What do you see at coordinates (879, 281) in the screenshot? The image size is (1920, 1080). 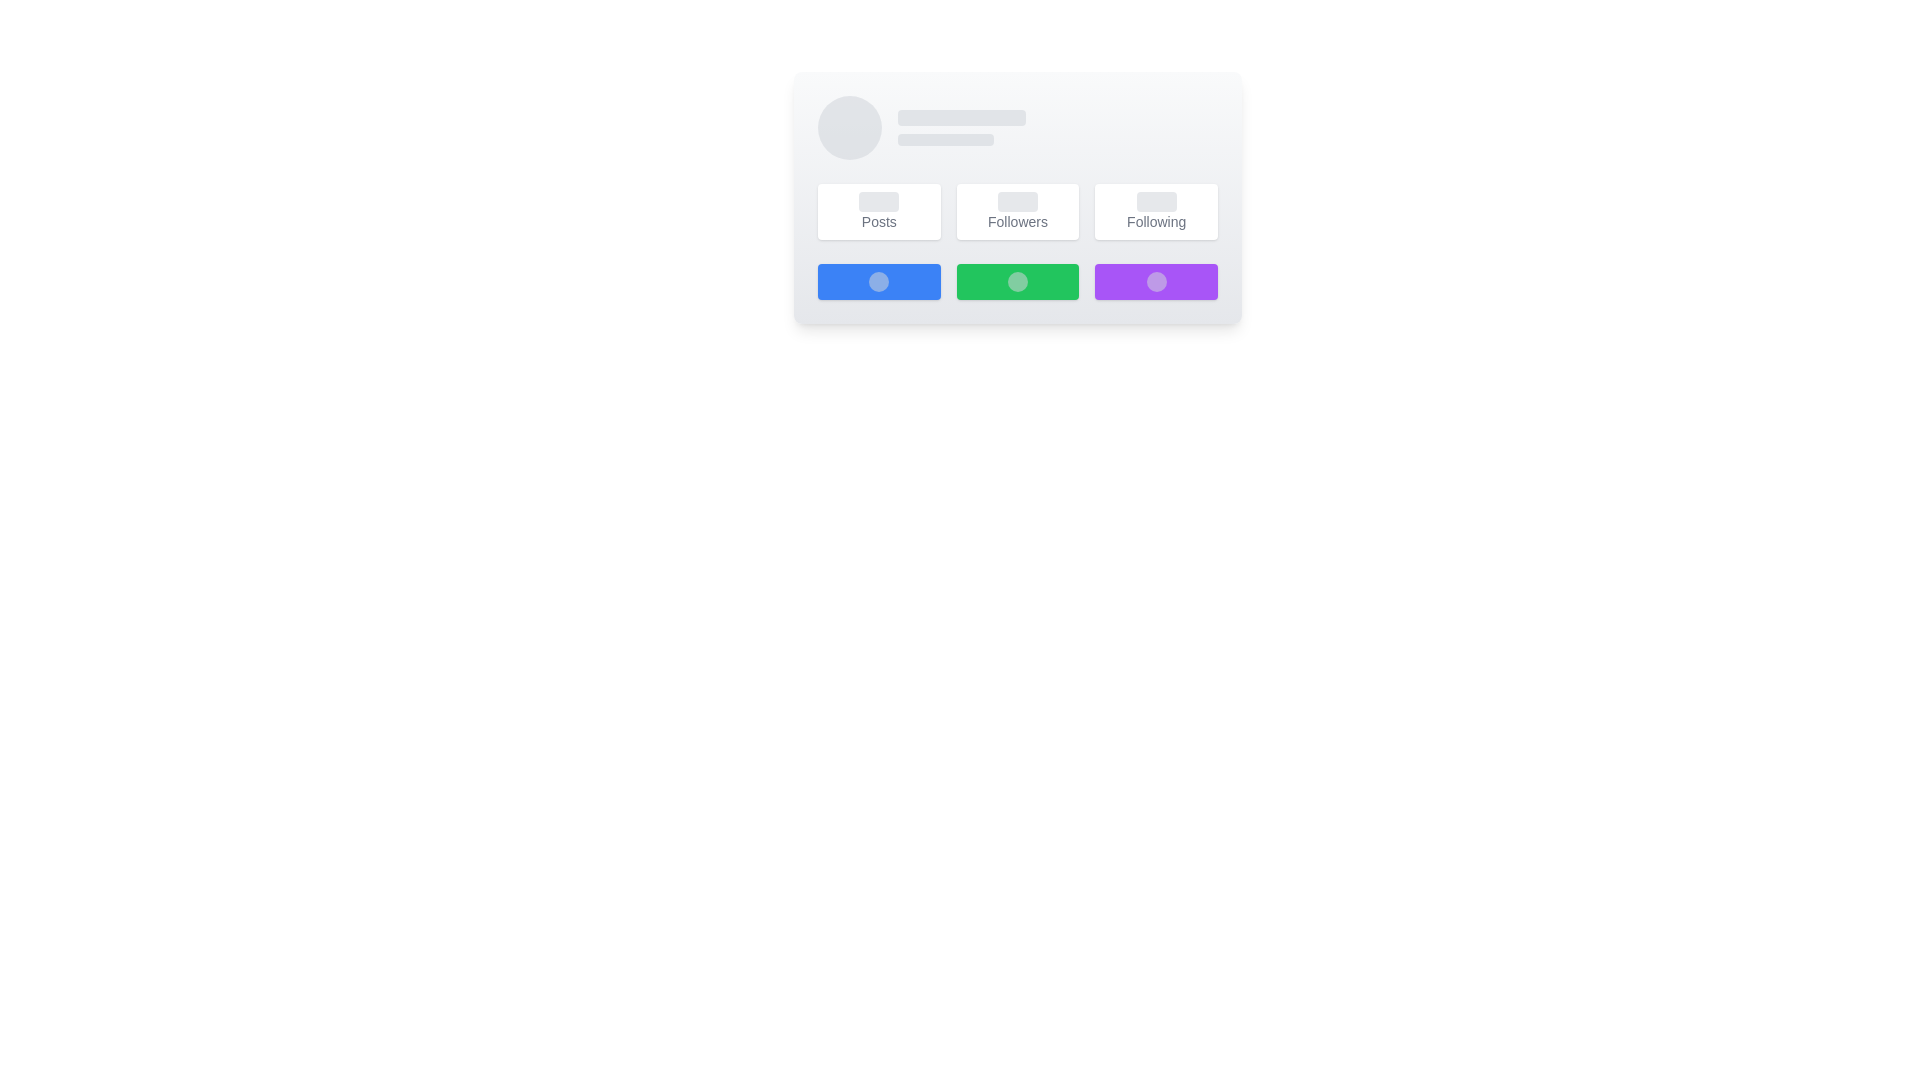 I see `the blue rectangular button with rounded corners, which has a light blue circular decoration inside` at bounding box center [879, 281].